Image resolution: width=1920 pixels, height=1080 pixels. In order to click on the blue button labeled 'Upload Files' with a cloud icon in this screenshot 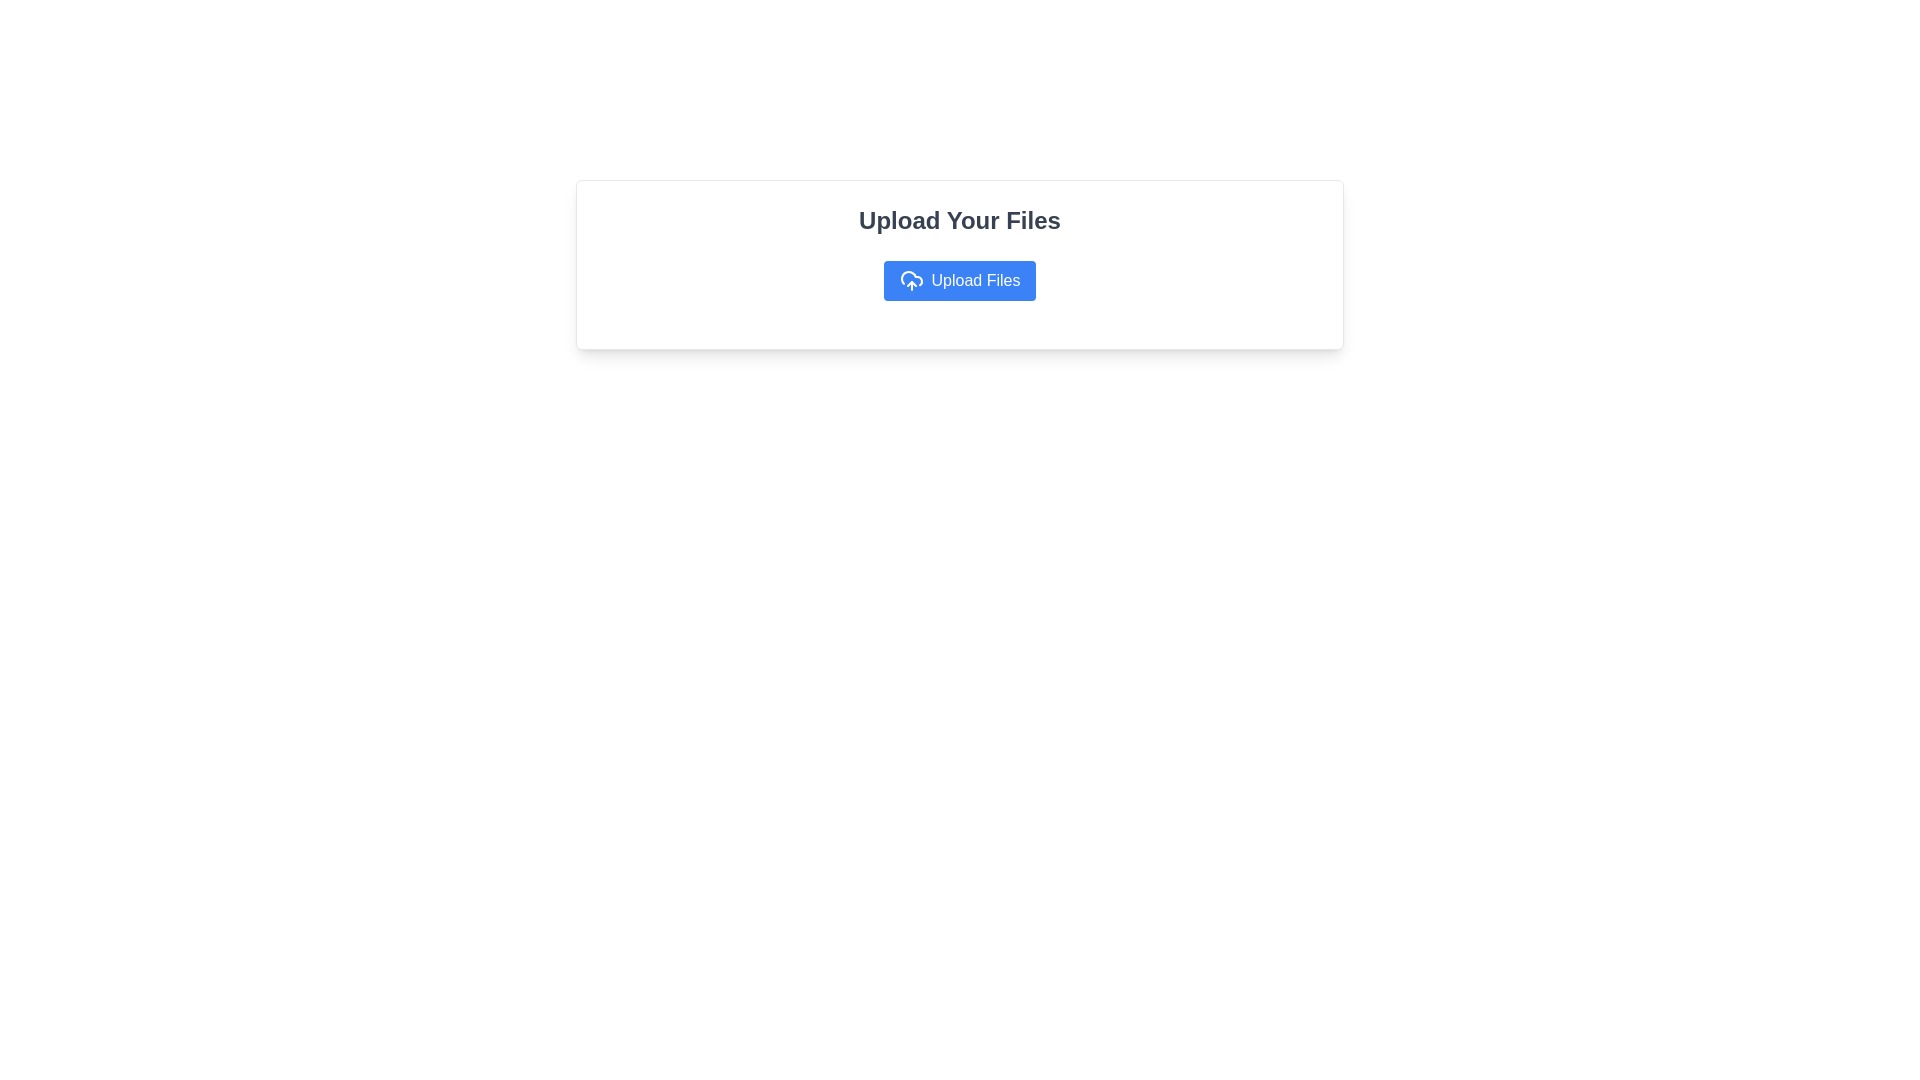, I will do `click(960, 281)`.